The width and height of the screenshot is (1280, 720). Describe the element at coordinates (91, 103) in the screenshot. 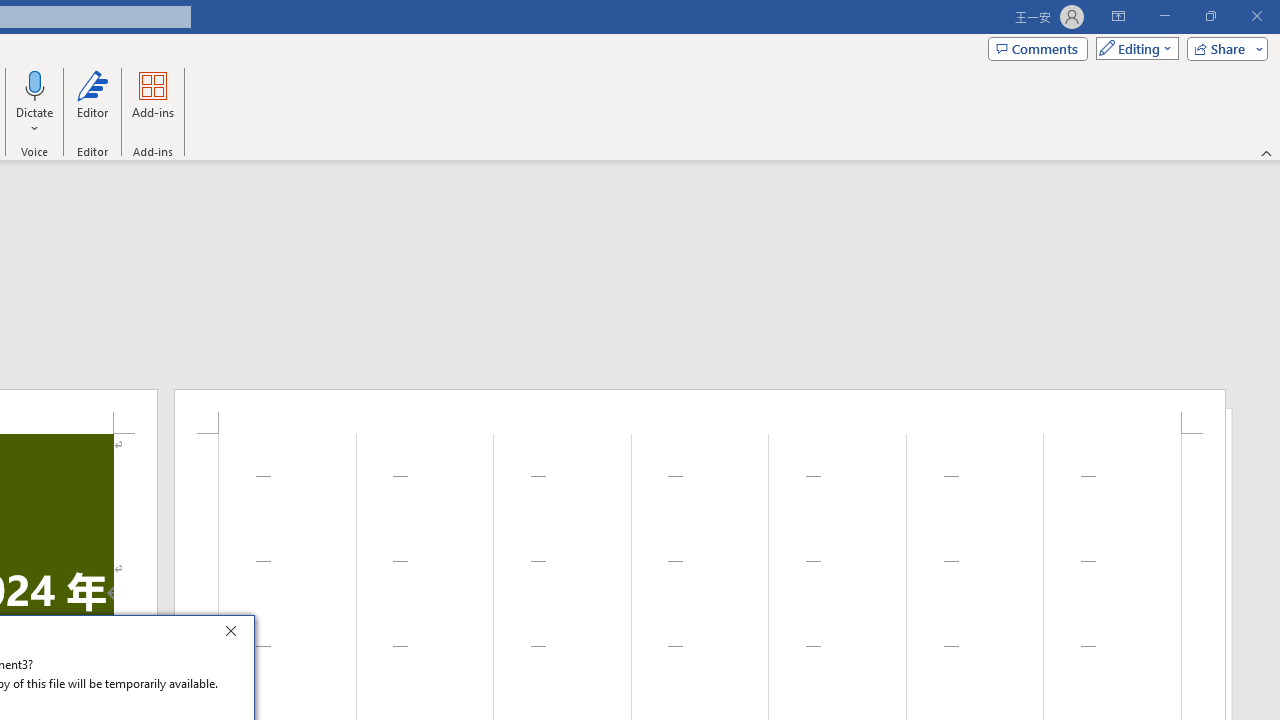

I see `'Editor'` at that location.